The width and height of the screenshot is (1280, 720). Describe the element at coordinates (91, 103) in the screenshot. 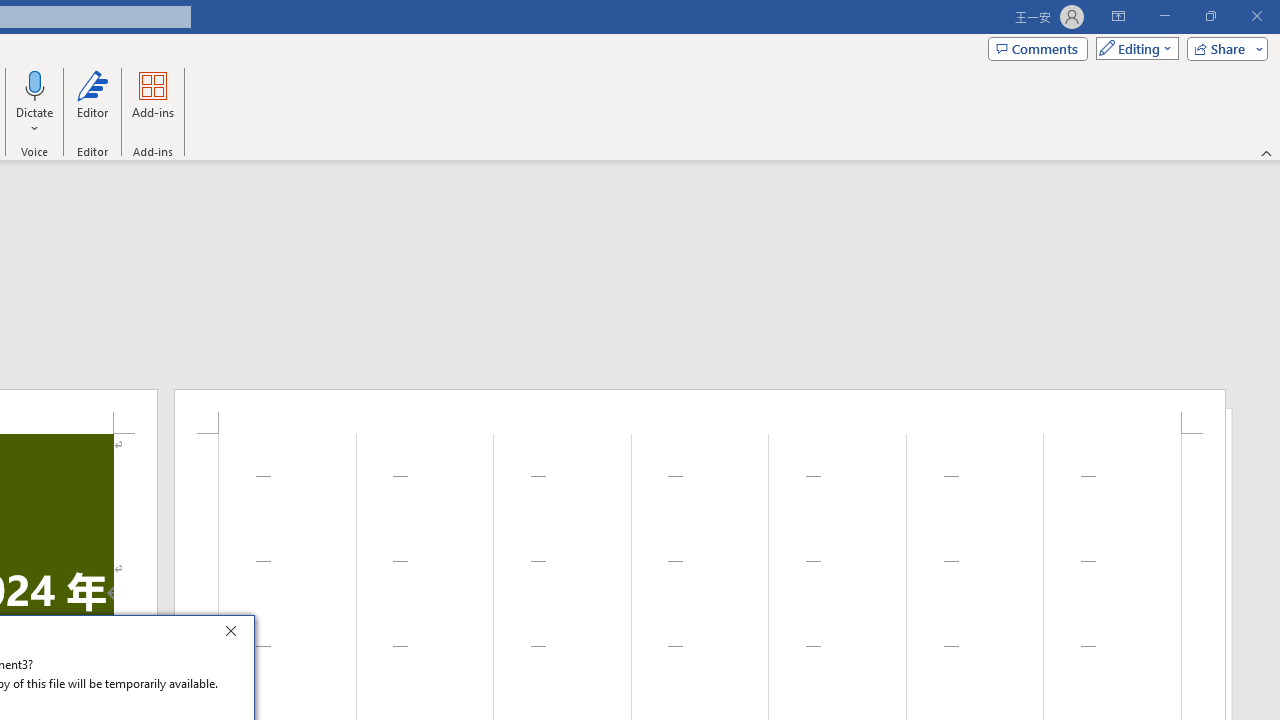

I see `'Editor'` at that location.